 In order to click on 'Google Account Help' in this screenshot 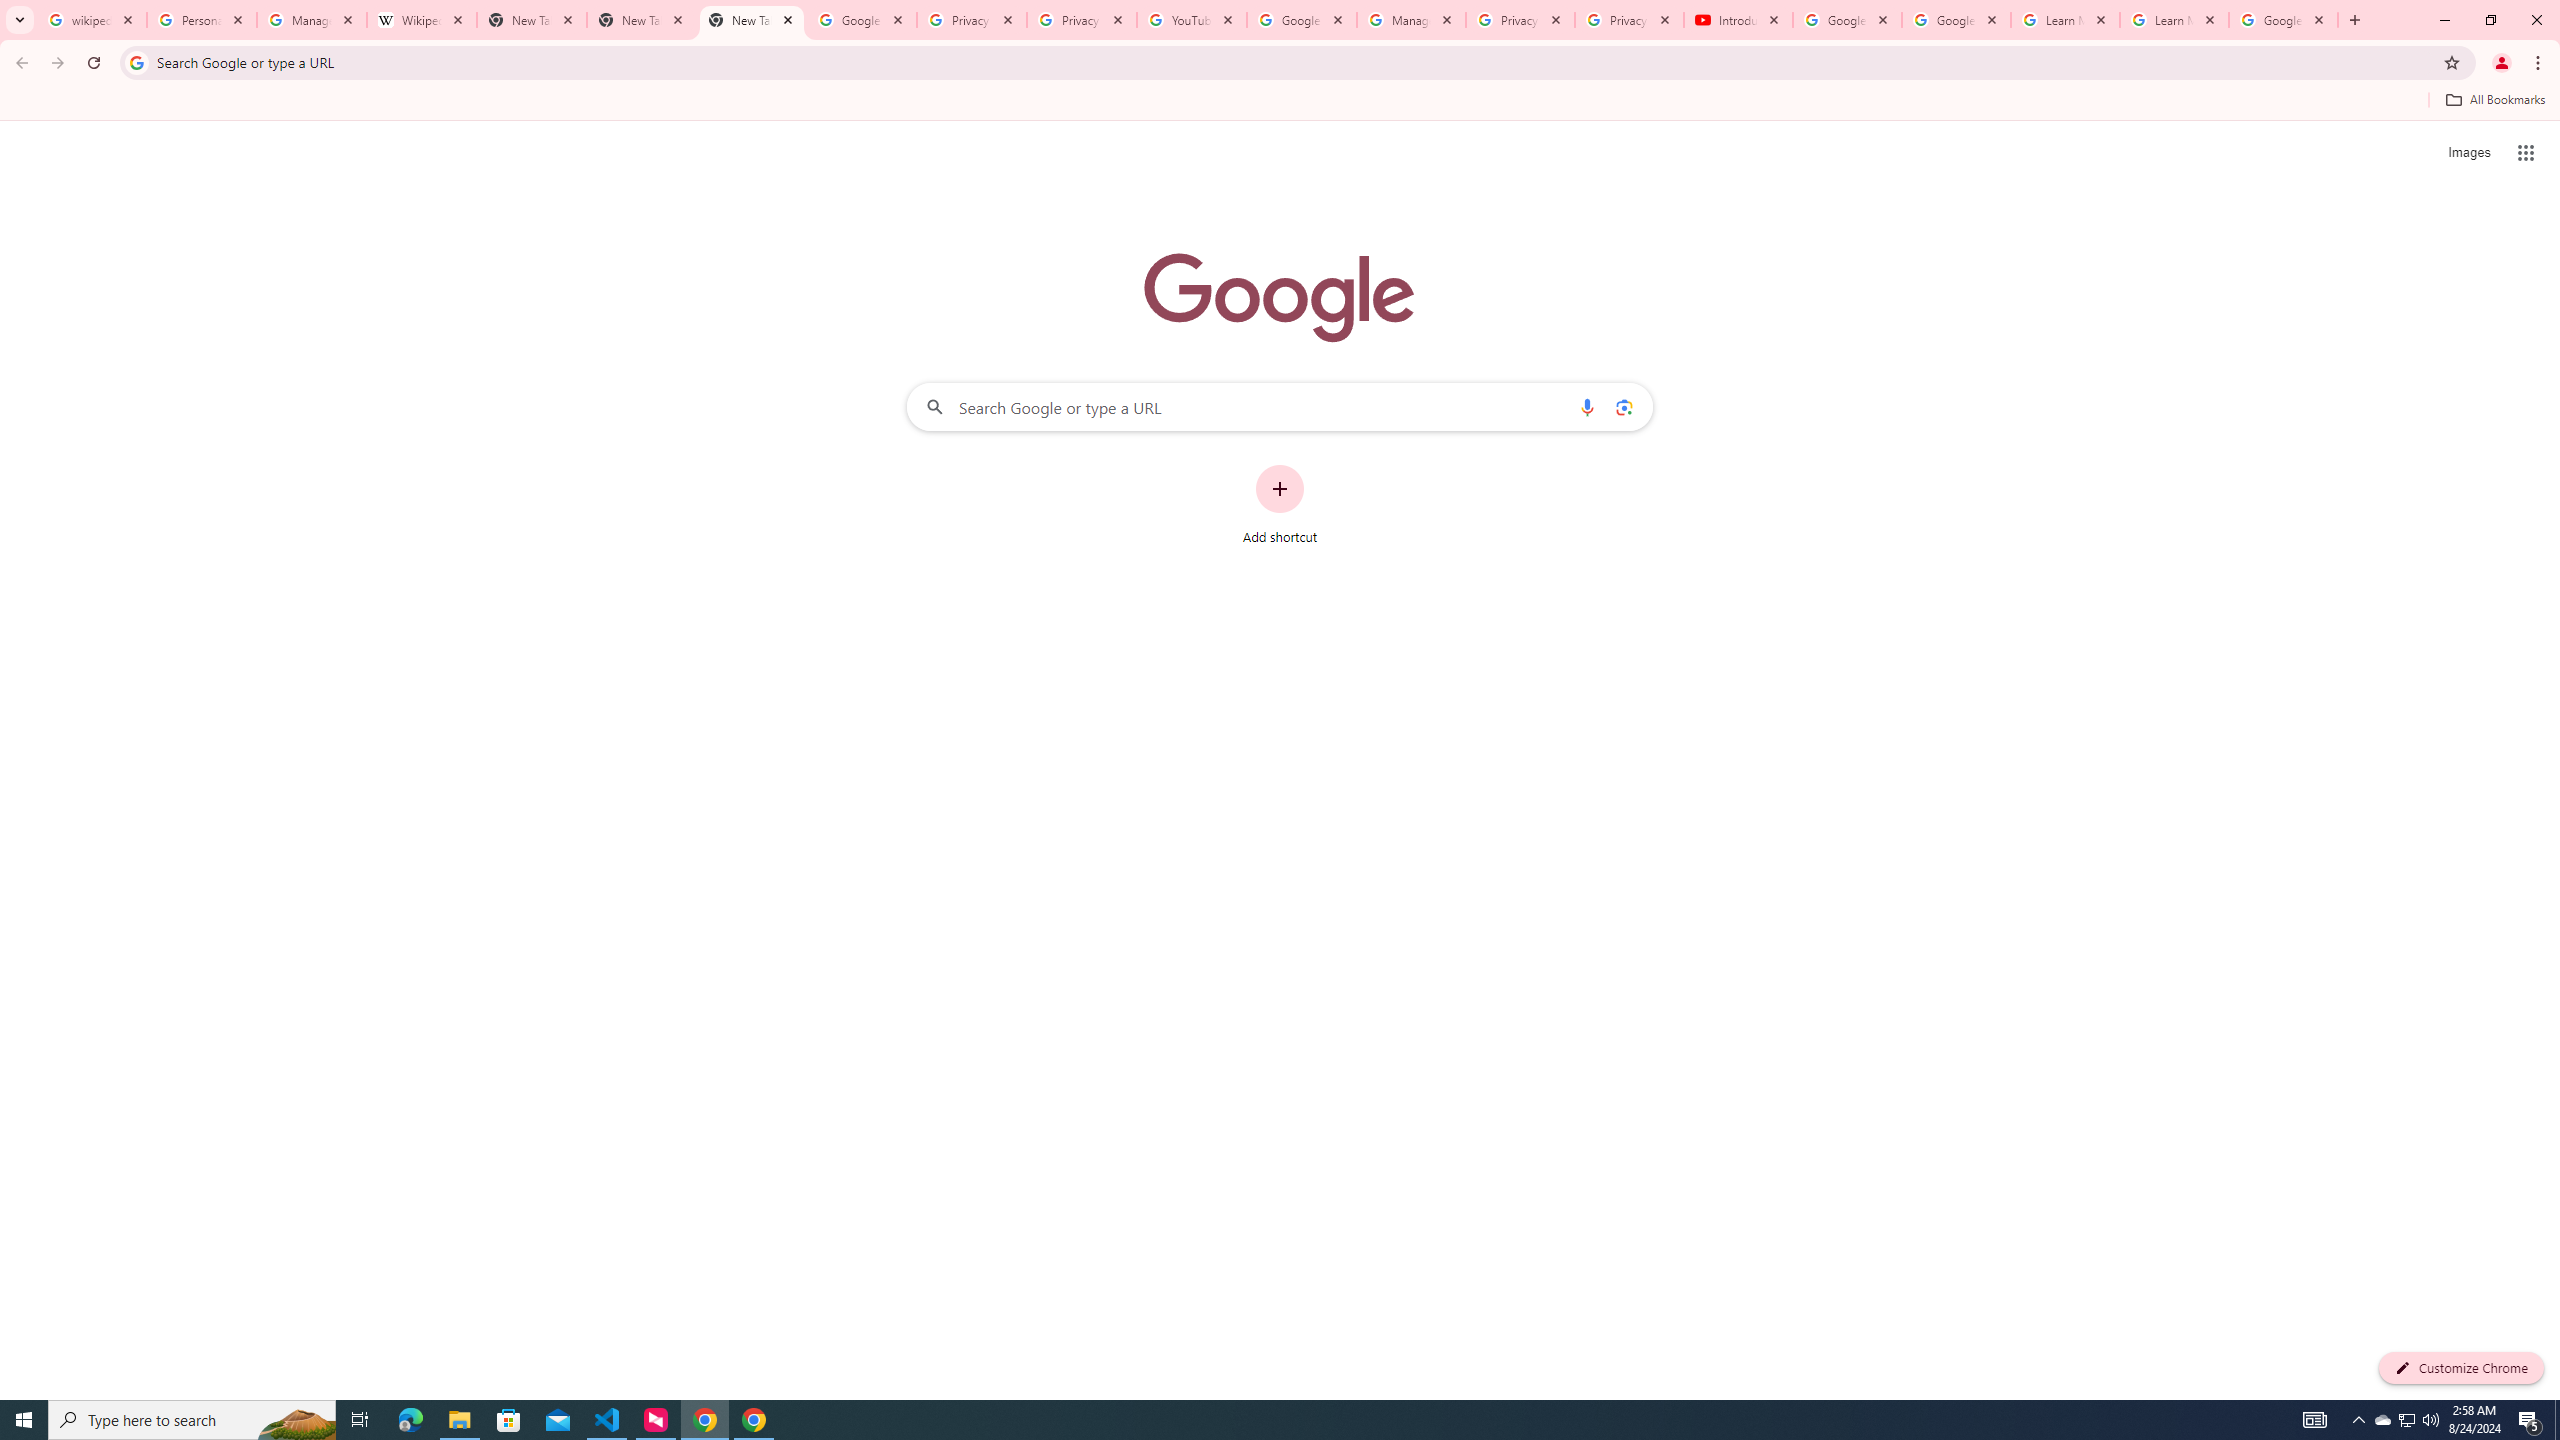, I will do `click(1846, 19)`.